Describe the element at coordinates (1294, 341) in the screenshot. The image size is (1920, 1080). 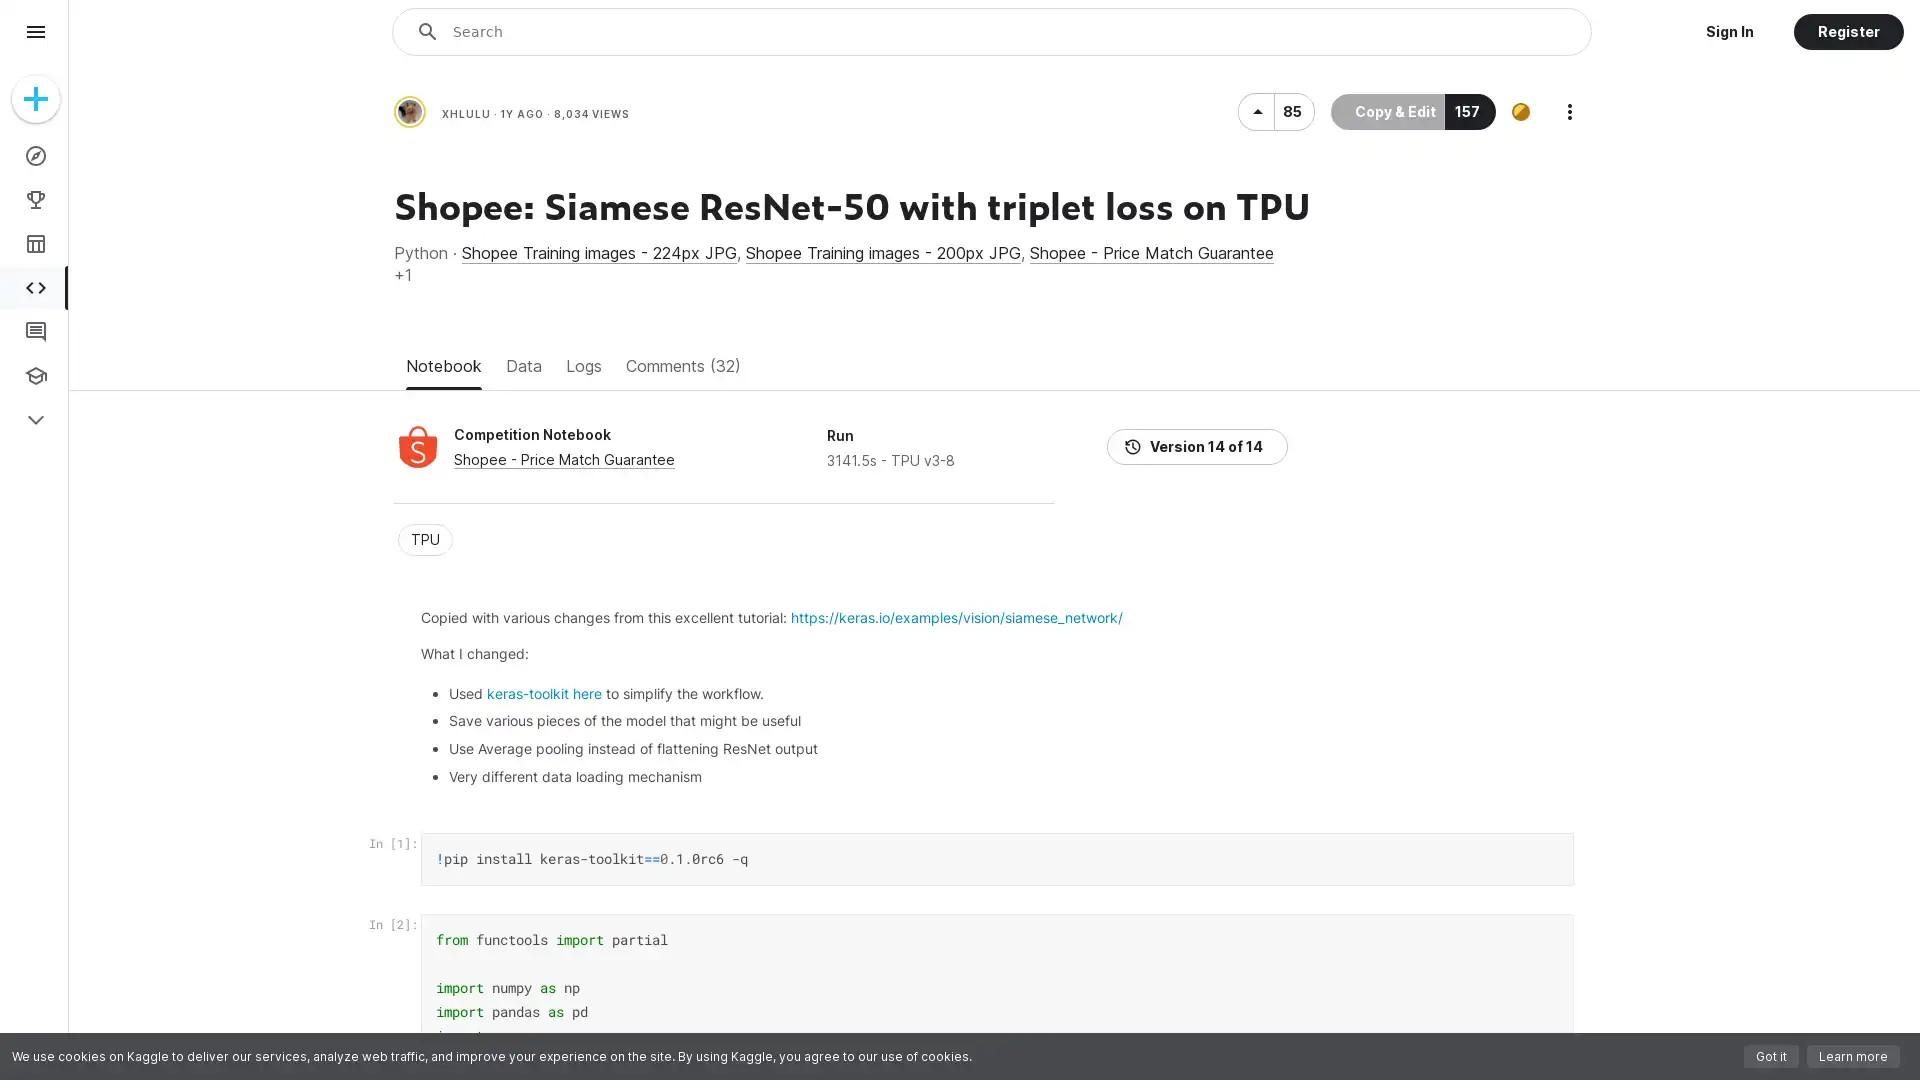
I see `85 votes` at that location.